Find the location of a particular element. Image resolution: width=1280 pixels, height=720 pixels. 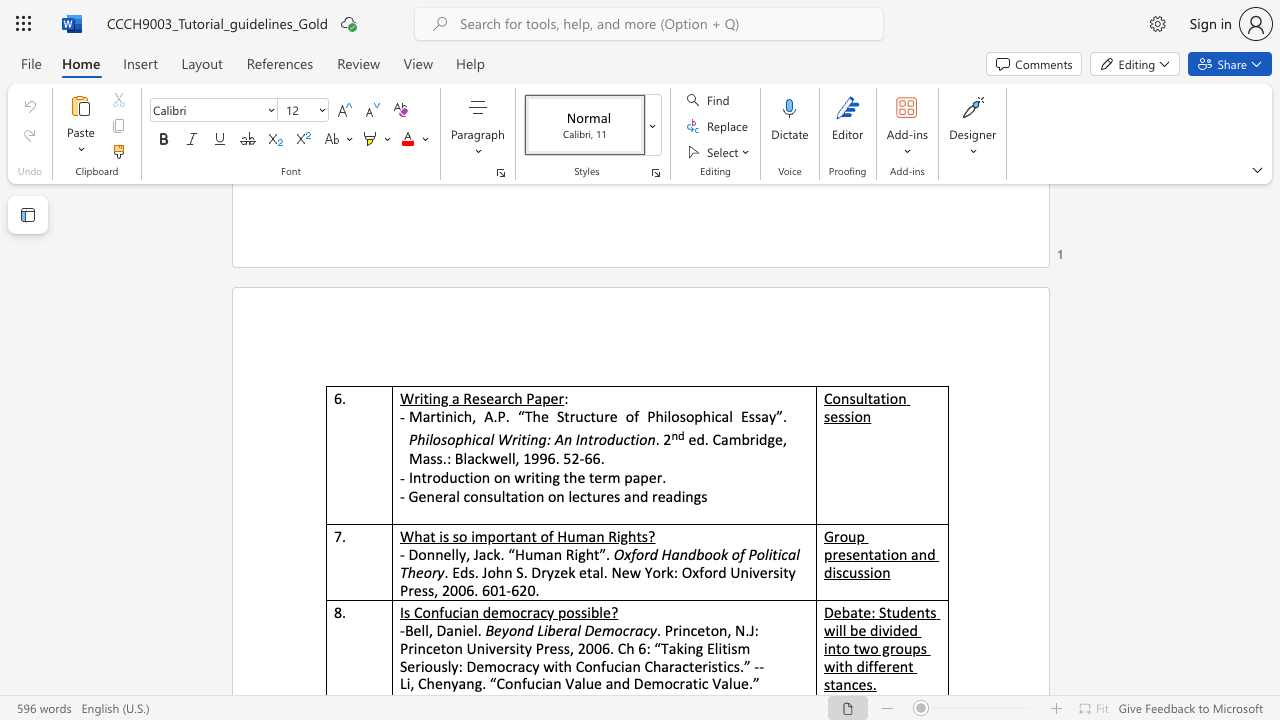

the subset text "res and" within the text "- General consultation on lectures and readings" is located at coordinates (599, 495).